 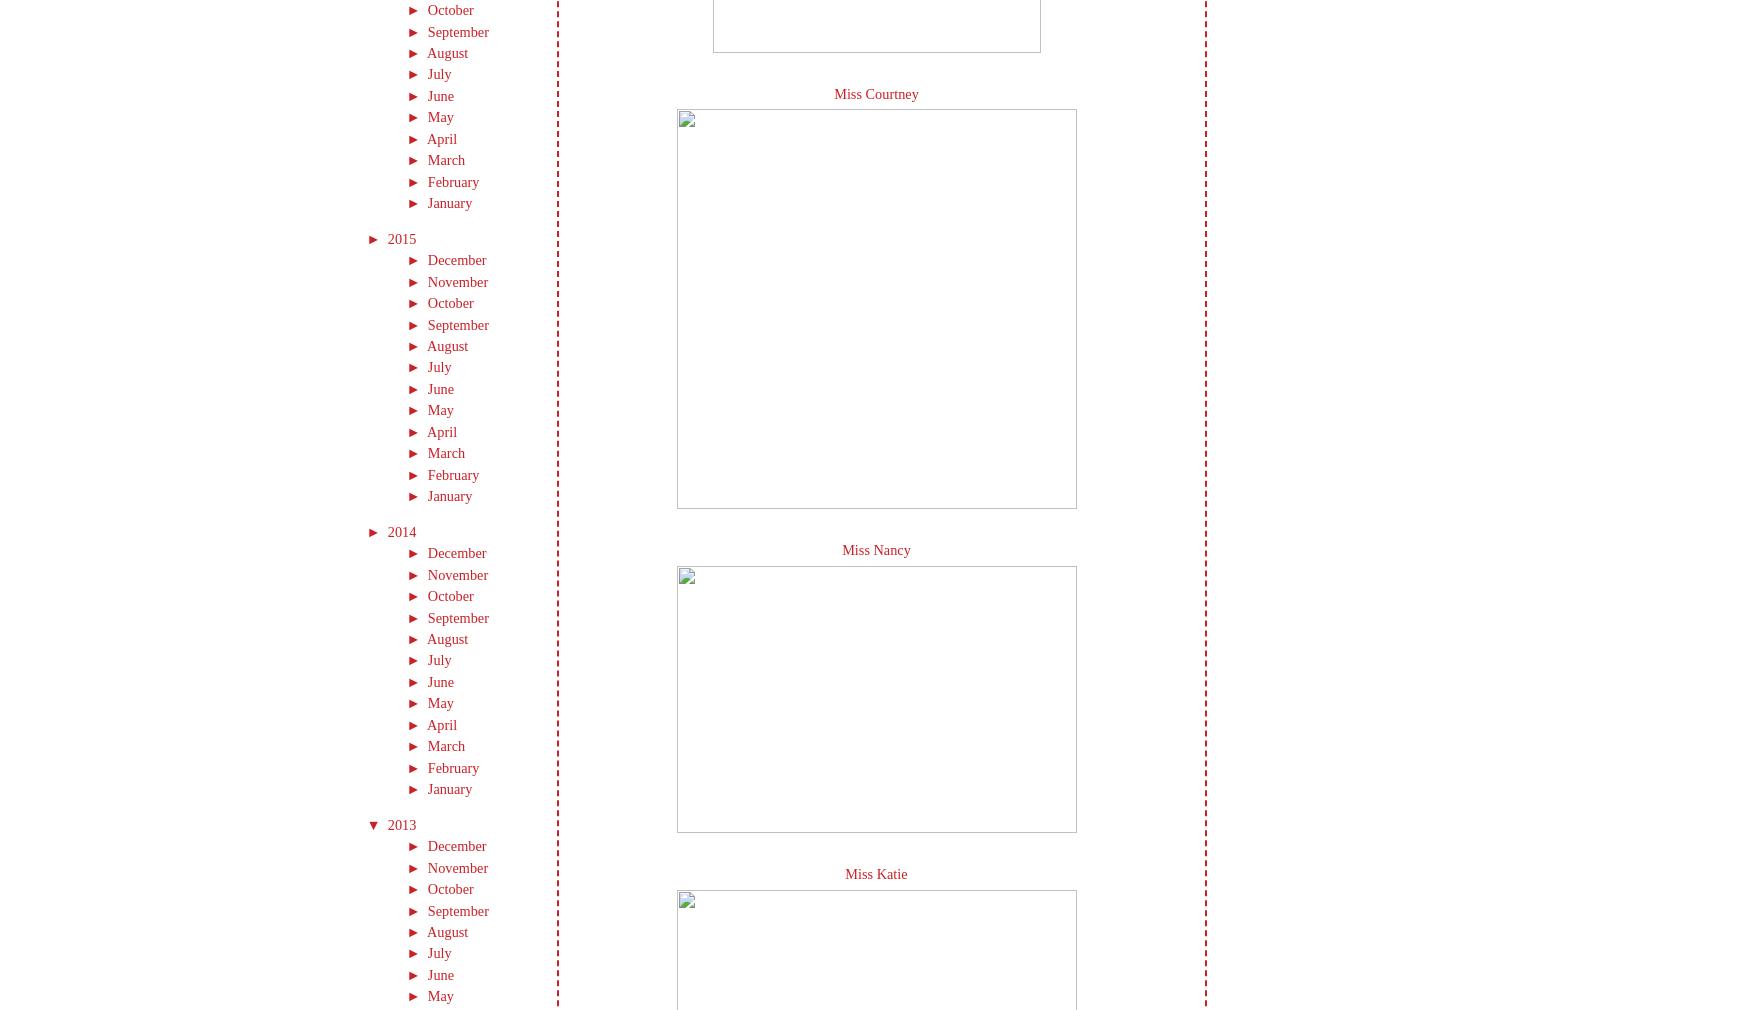 What do you see at coordinates (876, 549) in the screenshot?
I see `'Miss Nancy'` at bounding box center [876, 549].